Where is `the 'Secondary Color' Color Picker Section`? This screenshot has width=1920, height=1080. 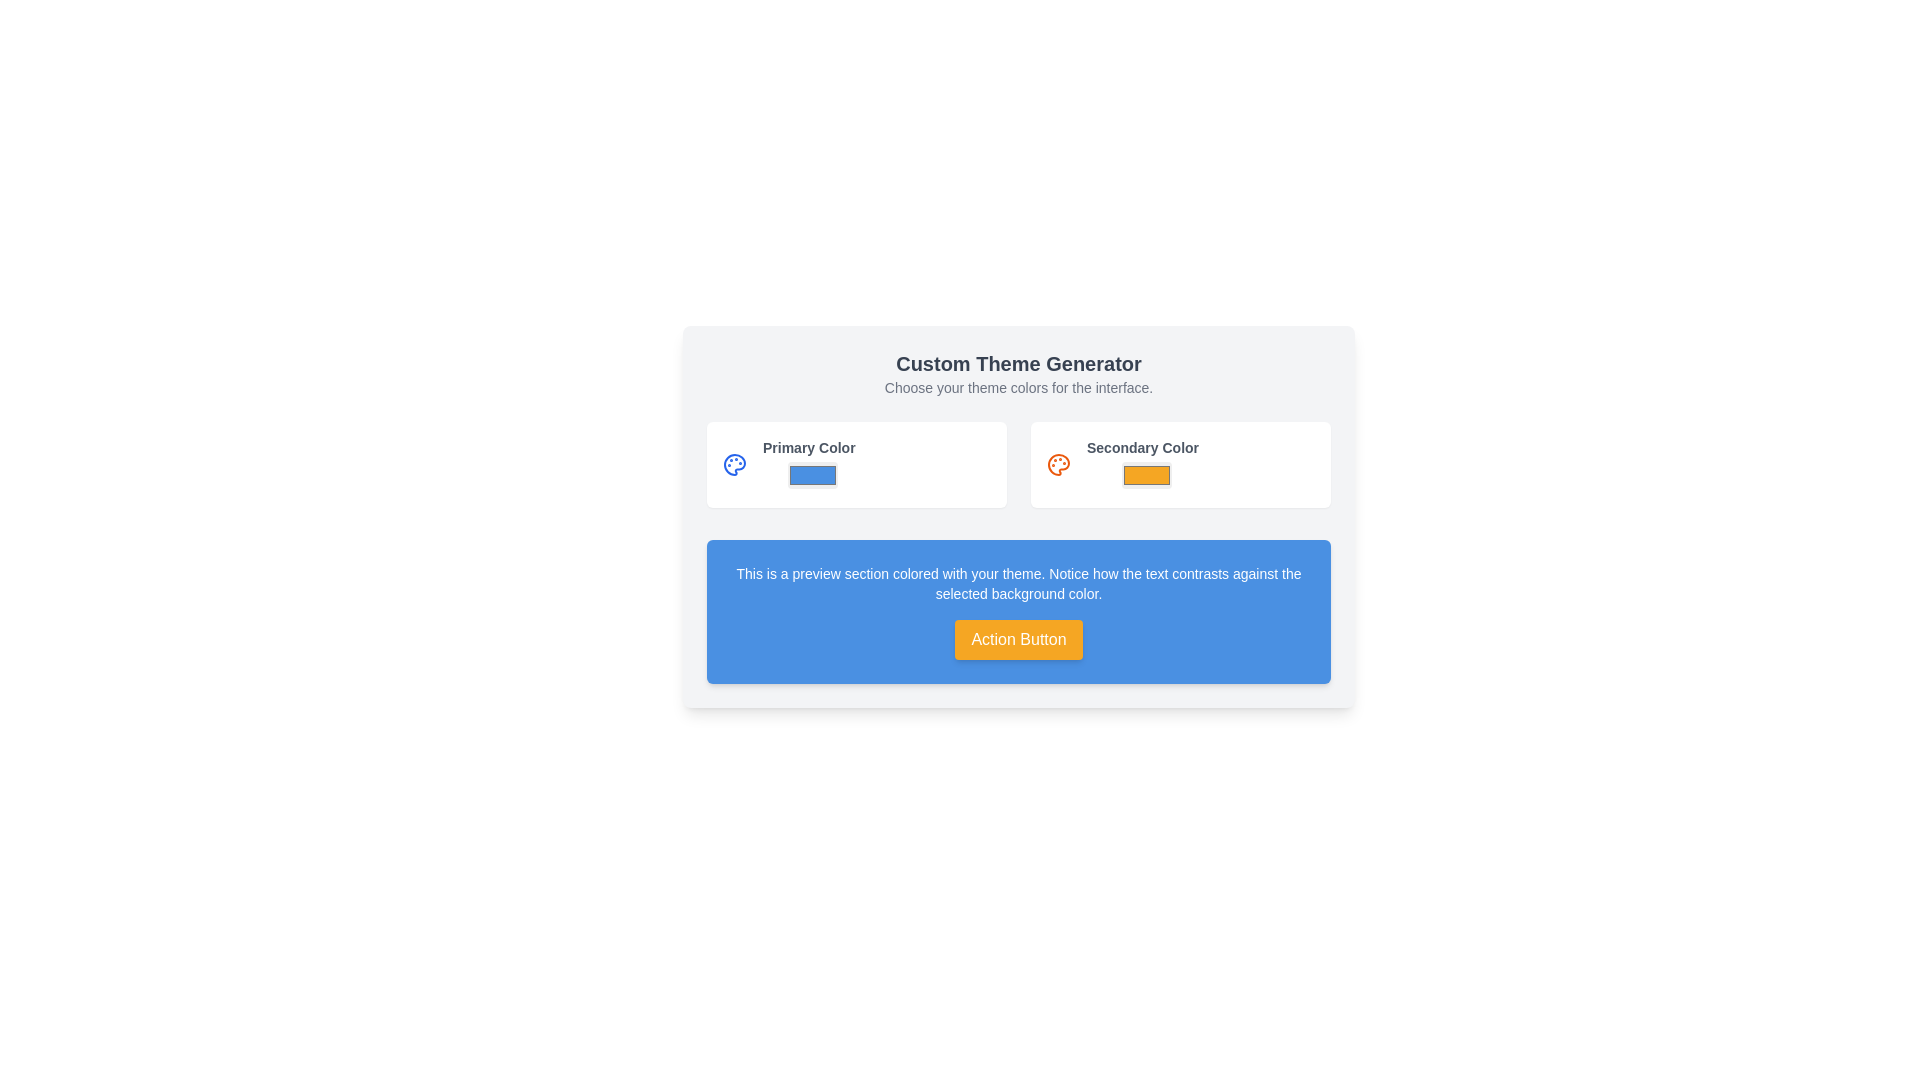 the 'Secondary Color' Color Picker Section is located at coordinates (1180, 465).